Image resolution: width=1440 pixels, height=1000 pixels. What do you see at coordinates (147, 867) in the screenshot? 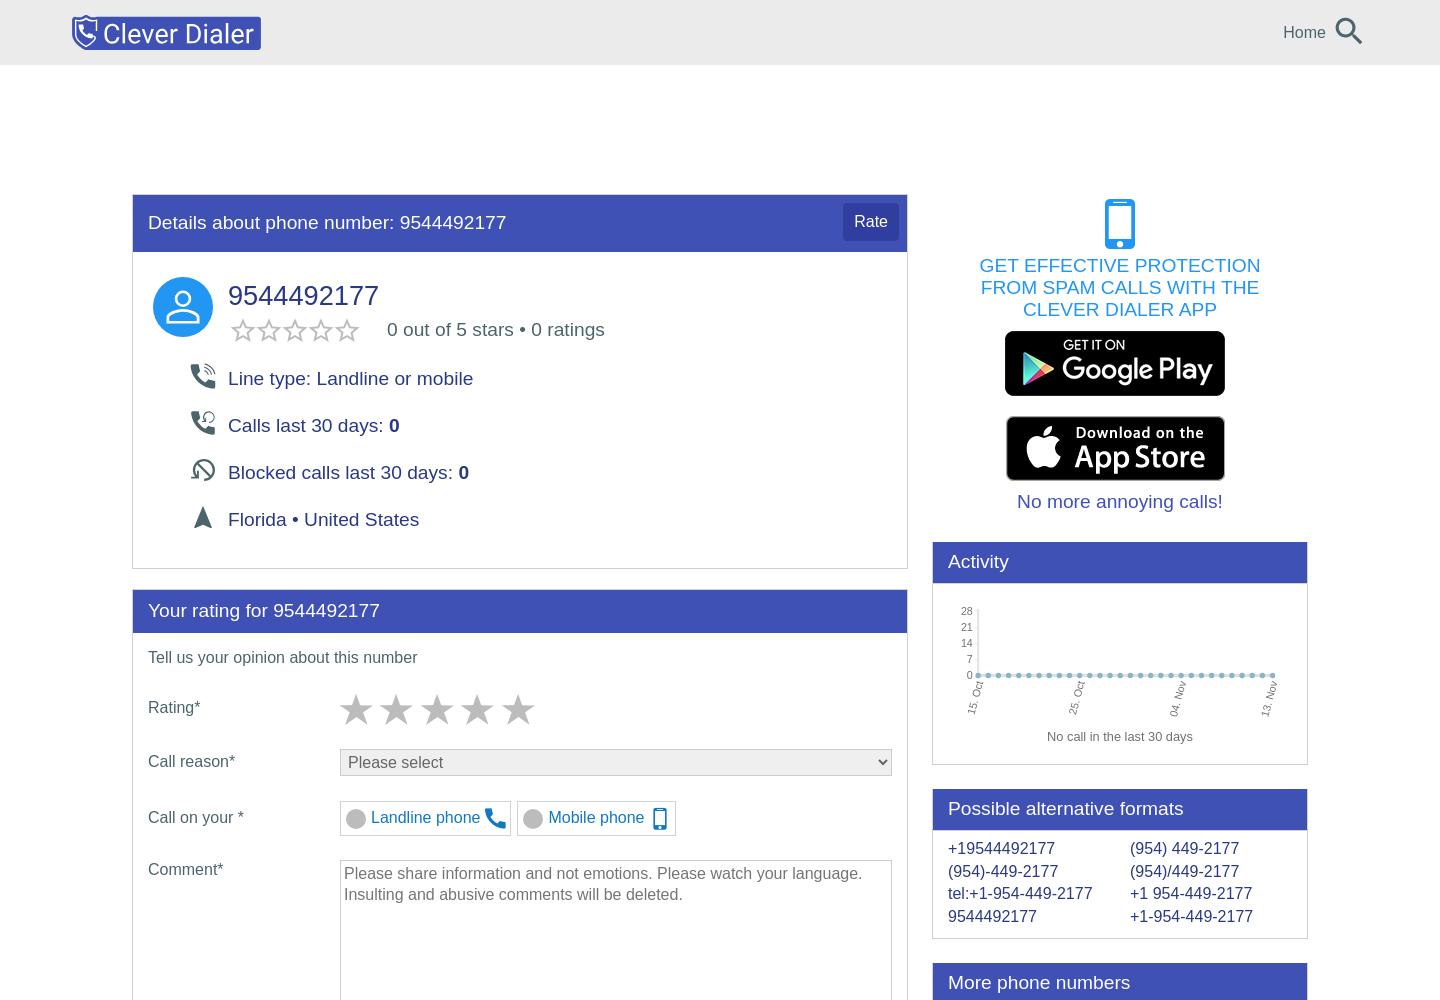
I see `'Comment'` at bounding box center [147, 867].